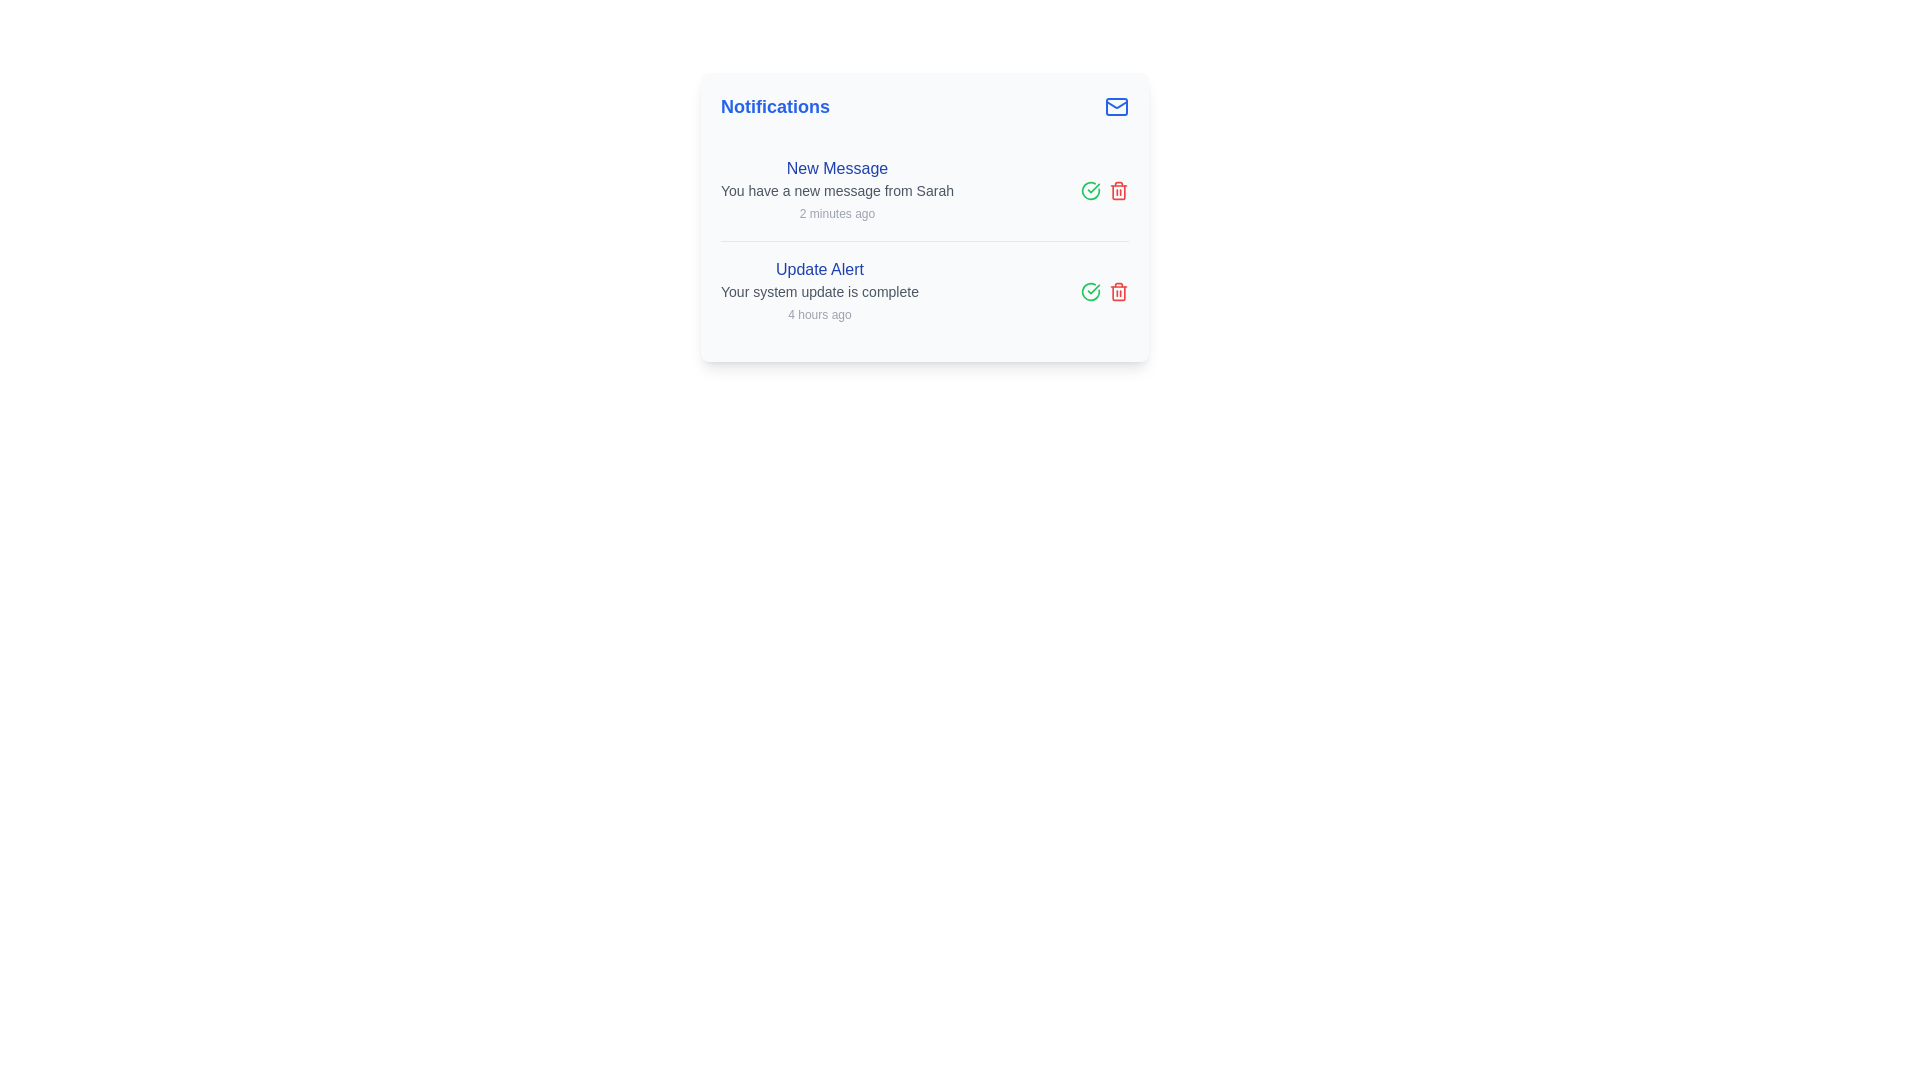  What do you see at coordinates (820, 270) in the screenshot?
I see `the title text label of the second notification under the 'Notifications' header, which summarizes the nature of the alert` at bounding box center [820, 270].